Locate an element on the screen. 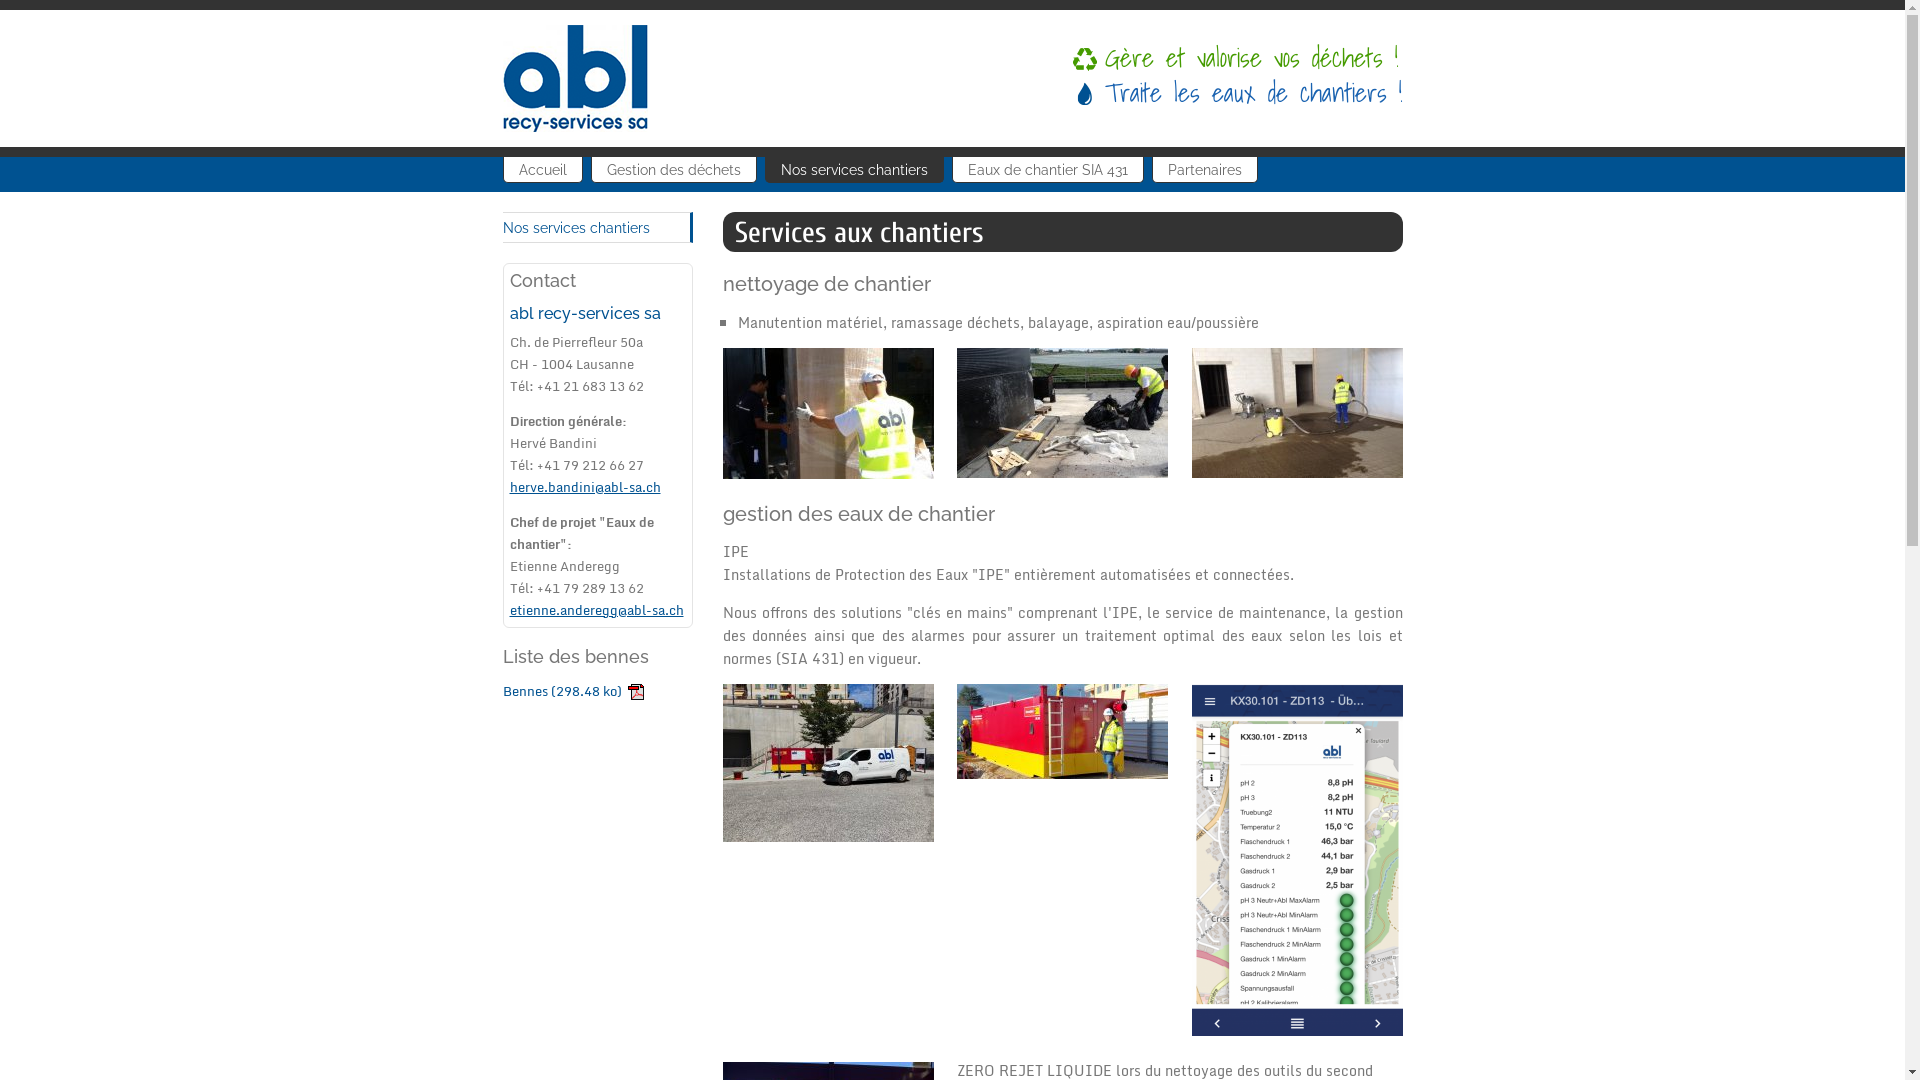  'etienne.anderegg@abl-sa.ch' is located at coordinates (595, 608).